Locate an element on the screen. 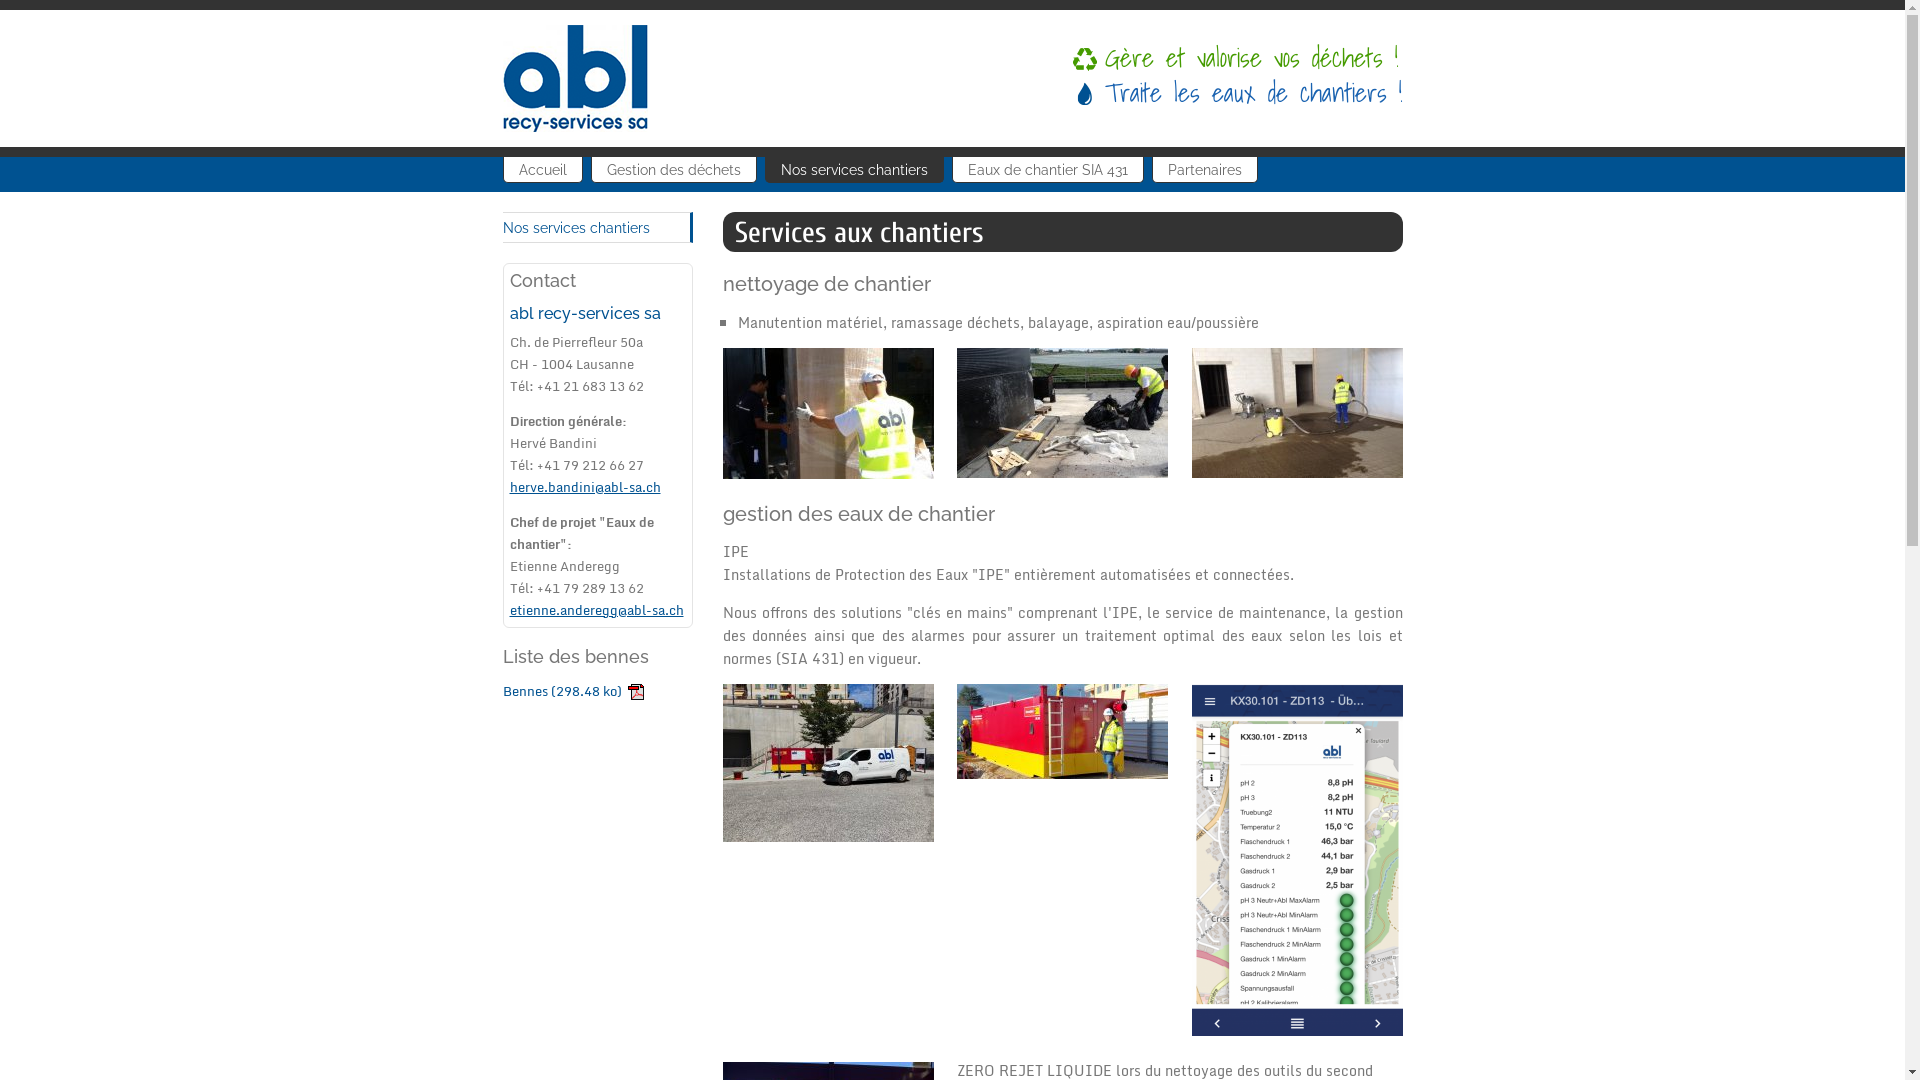  'etienne.anderegg@abl-sa.ch' is located at coordinates (595, 608).